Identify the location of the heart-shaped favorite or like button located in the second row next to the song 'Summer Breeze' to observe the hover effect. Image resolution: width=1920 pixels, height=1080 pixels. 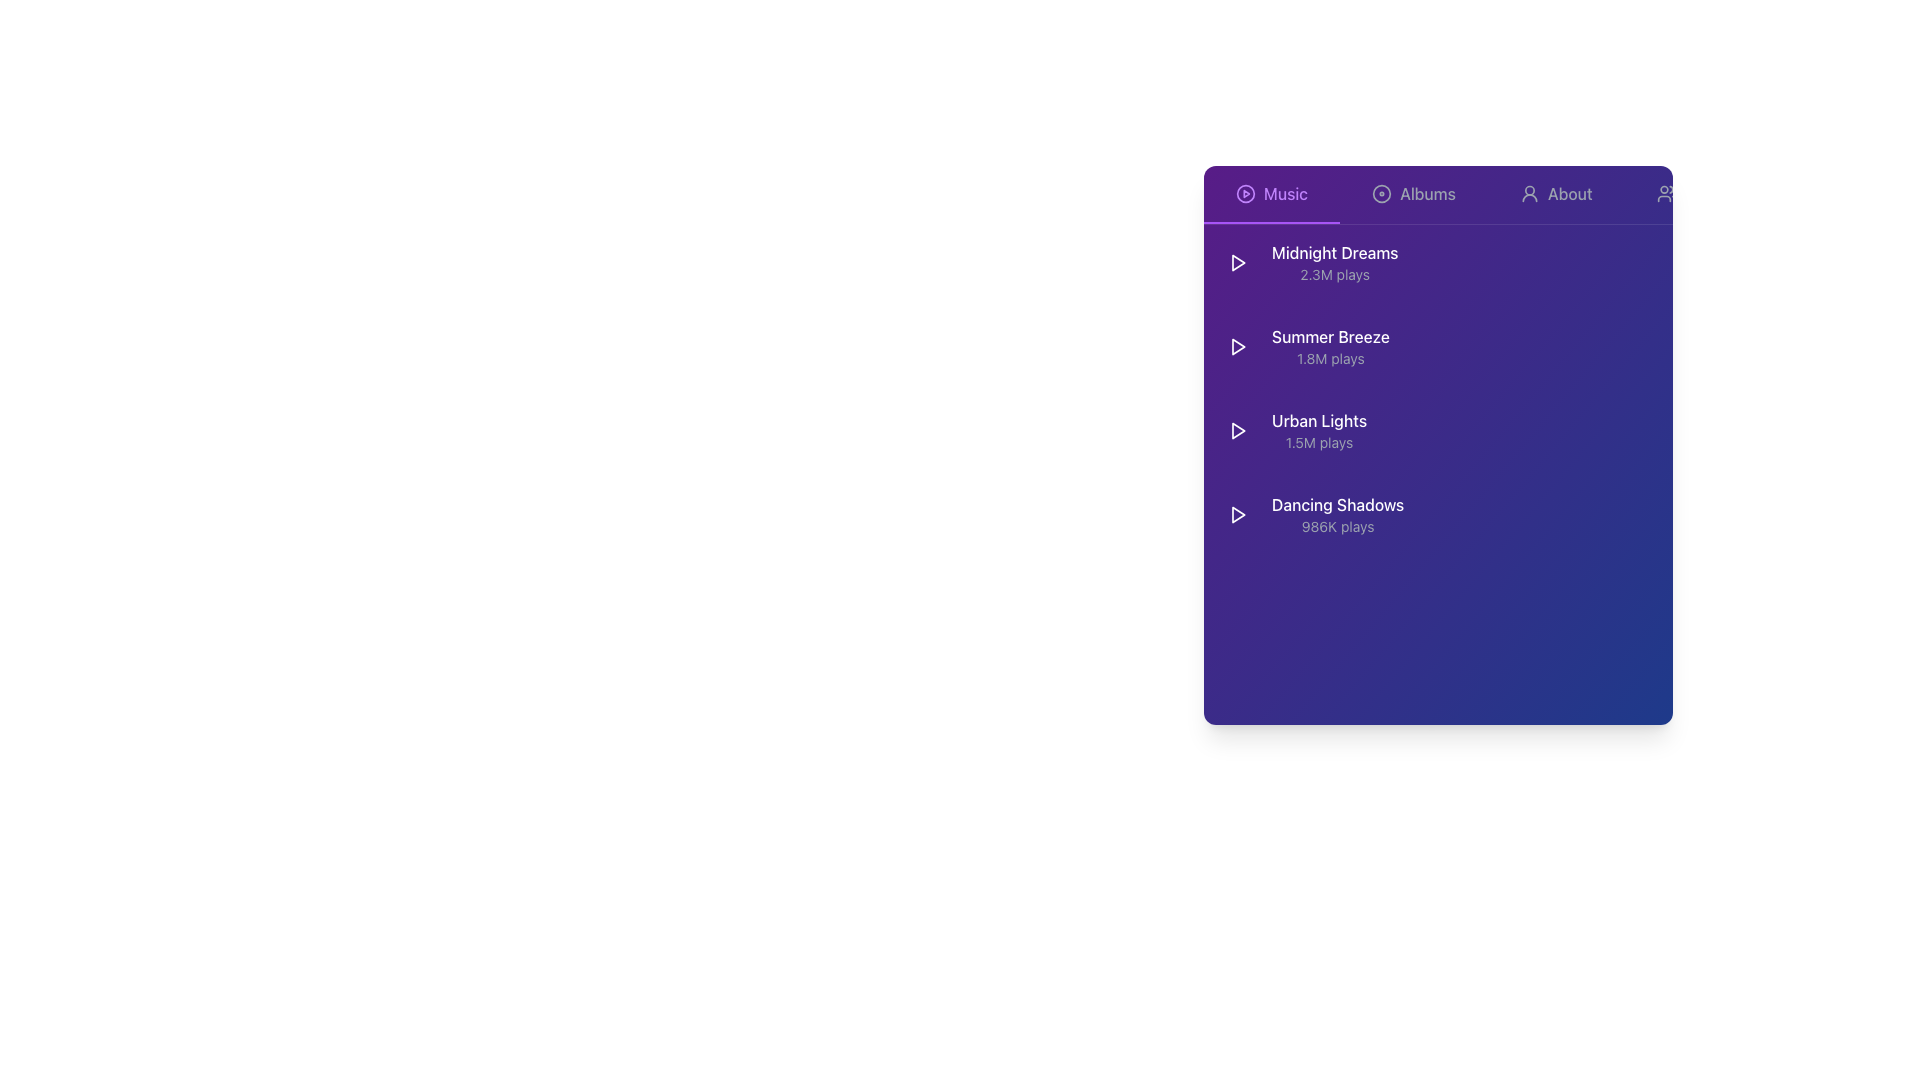
(1583, 346).